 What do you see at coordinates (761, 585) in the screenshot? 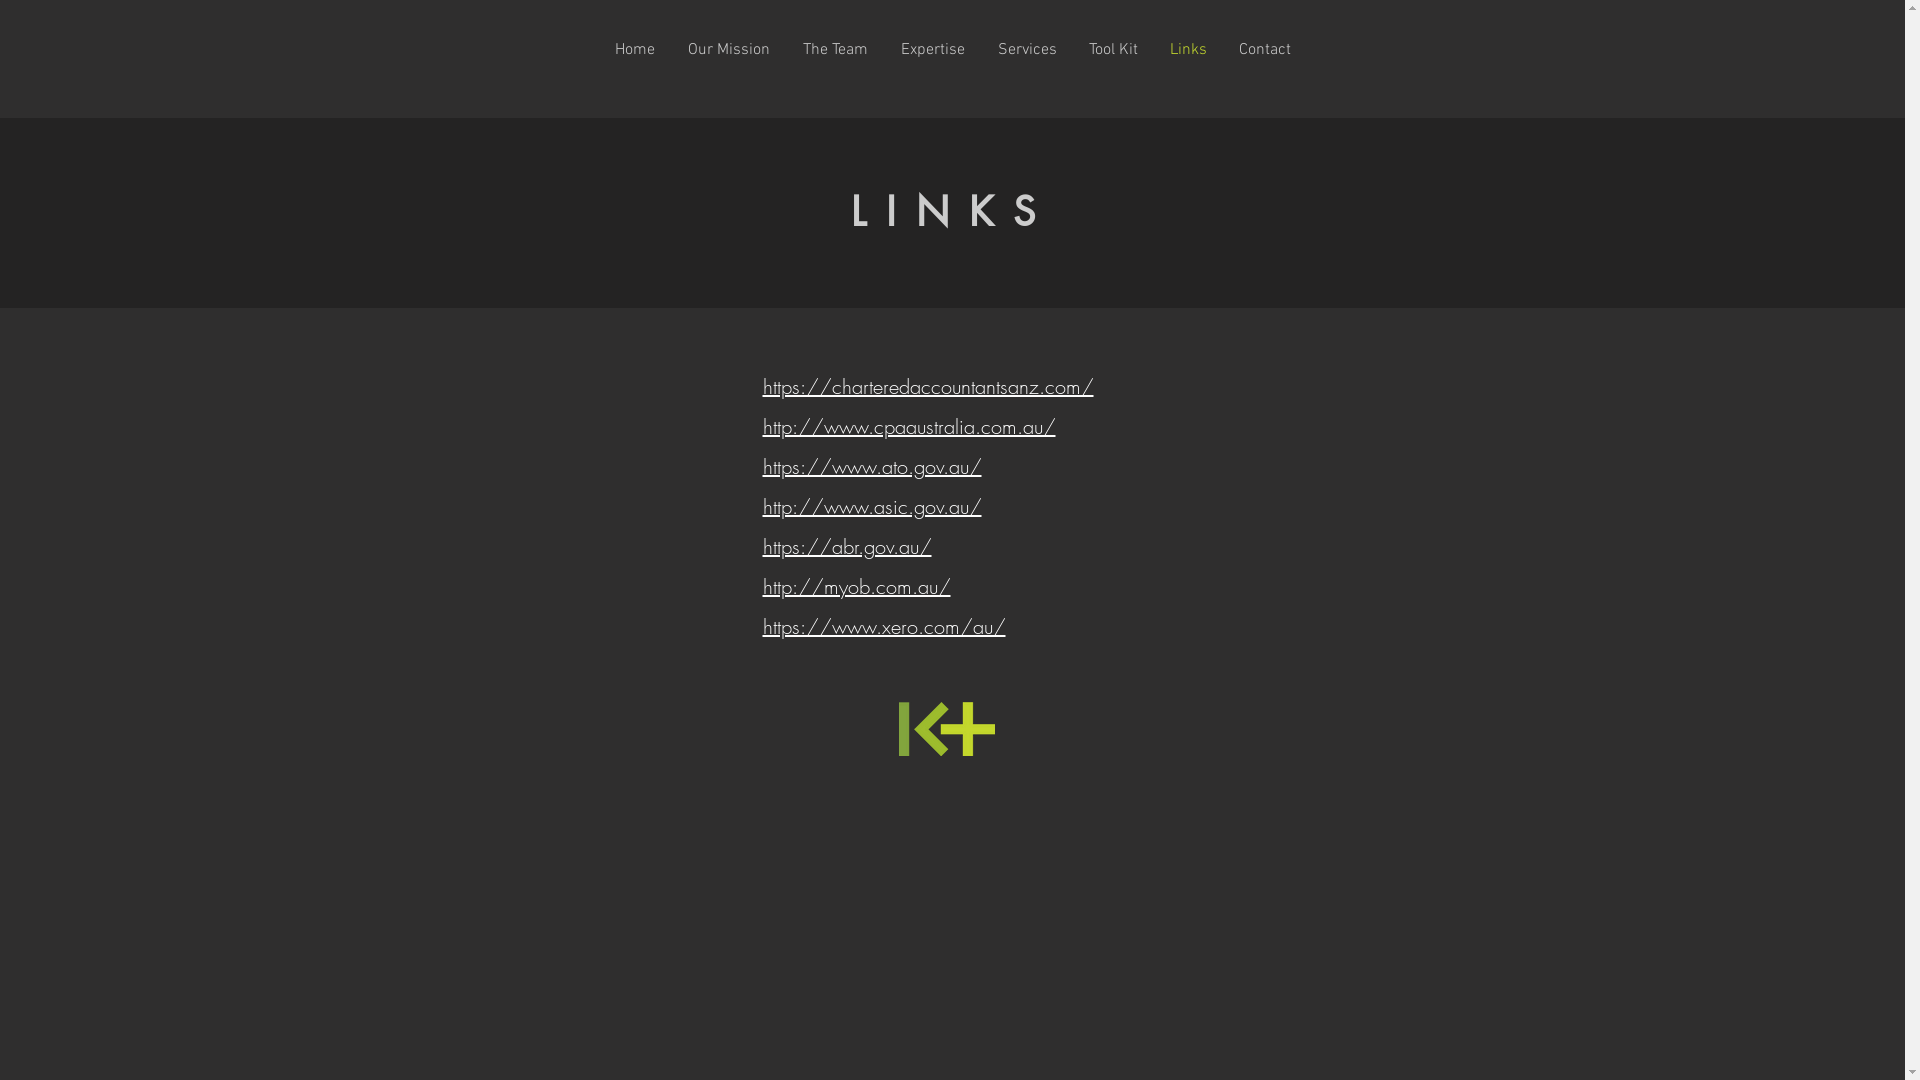
I see `'http://myob.com.au/'` at bounding box center [761, 585].